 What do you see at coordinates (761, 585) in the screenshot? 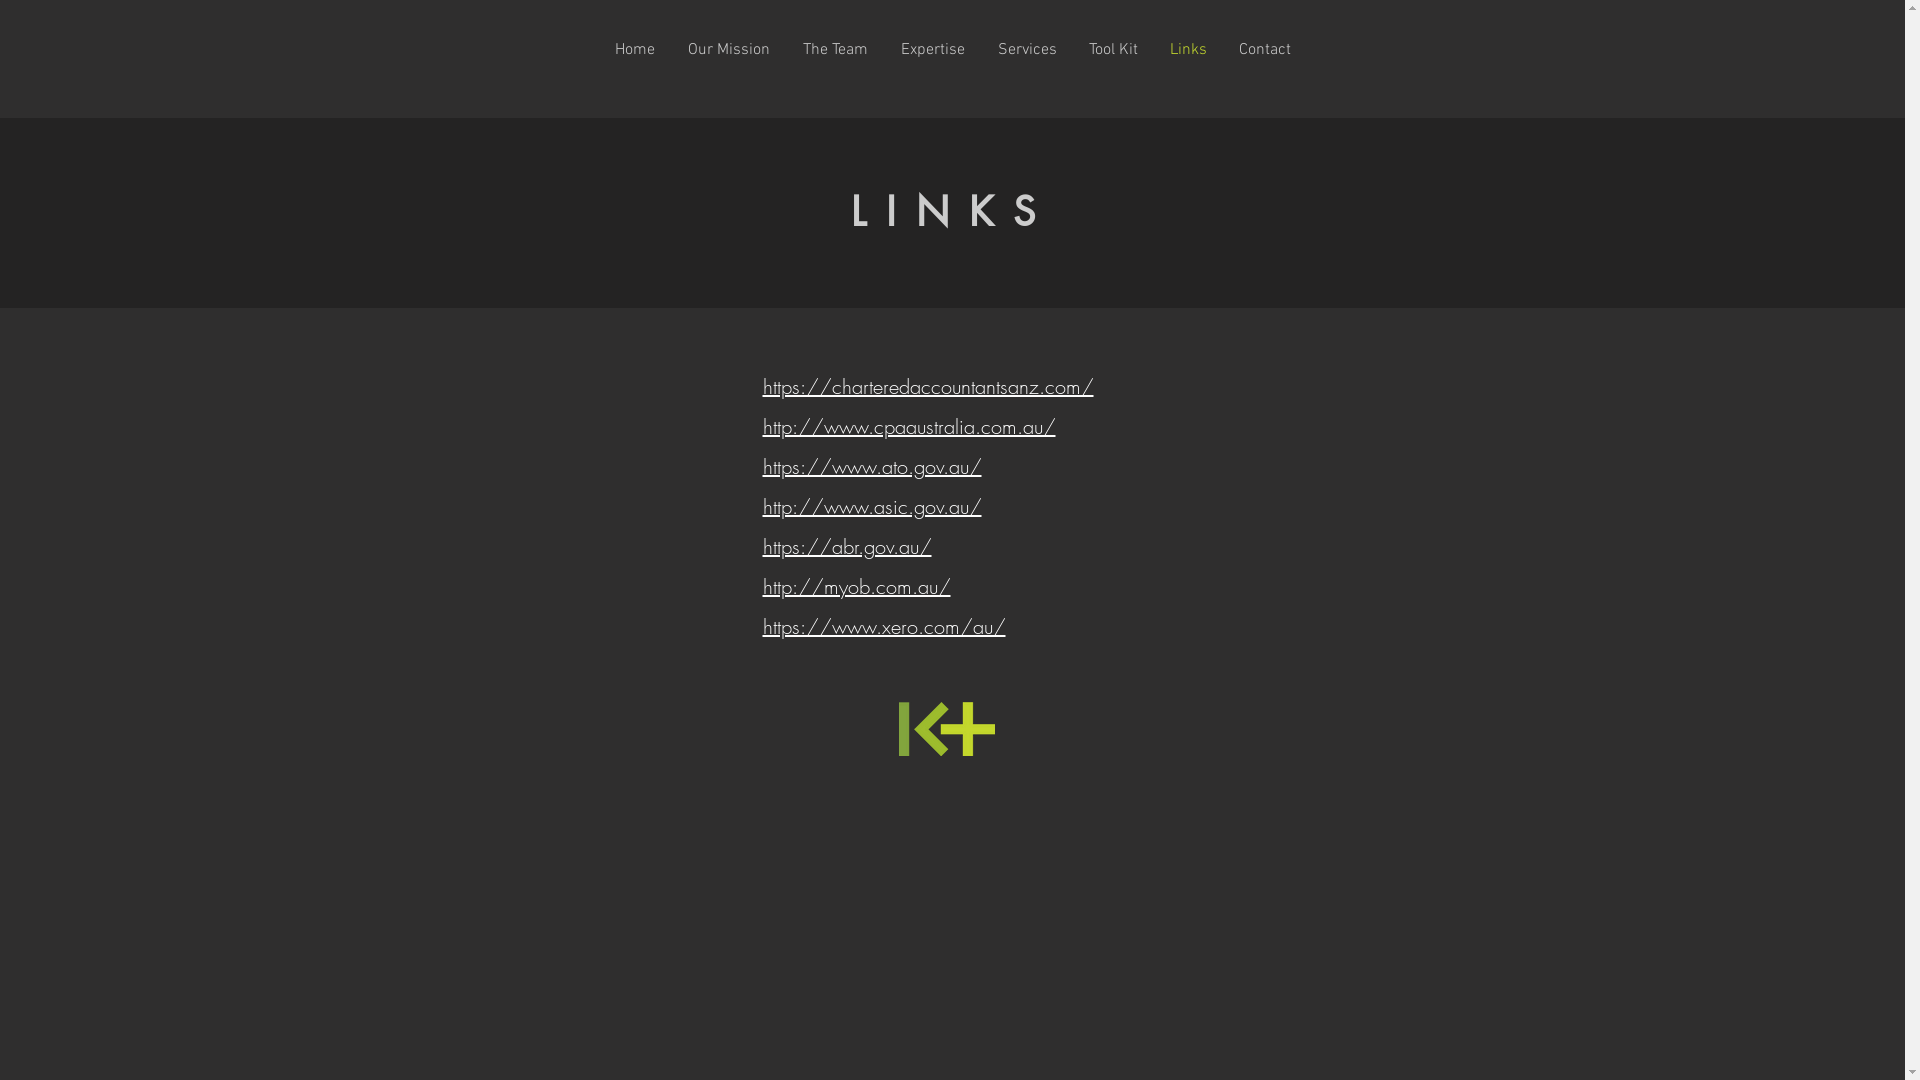
I see `'http://myob.com.au/'` at bounding box center [761, 585].